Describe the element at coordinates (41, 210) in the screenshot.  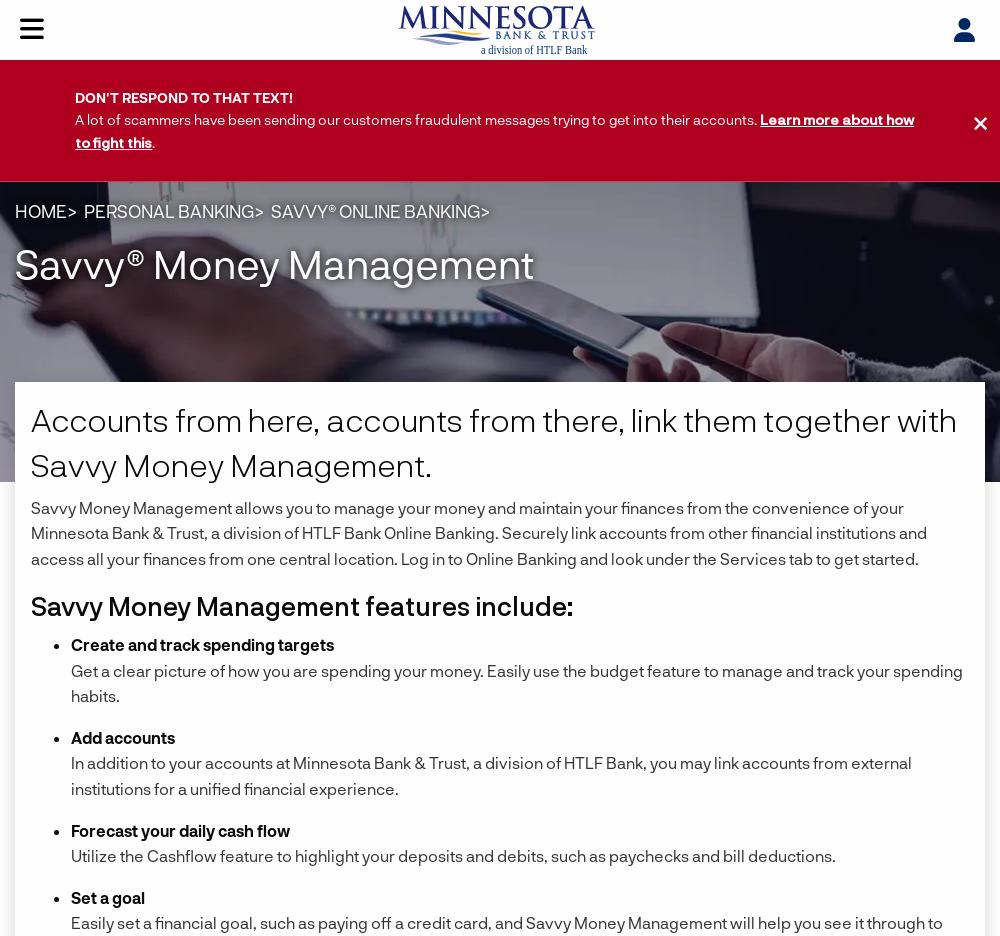
I see `'Home'` at that location.